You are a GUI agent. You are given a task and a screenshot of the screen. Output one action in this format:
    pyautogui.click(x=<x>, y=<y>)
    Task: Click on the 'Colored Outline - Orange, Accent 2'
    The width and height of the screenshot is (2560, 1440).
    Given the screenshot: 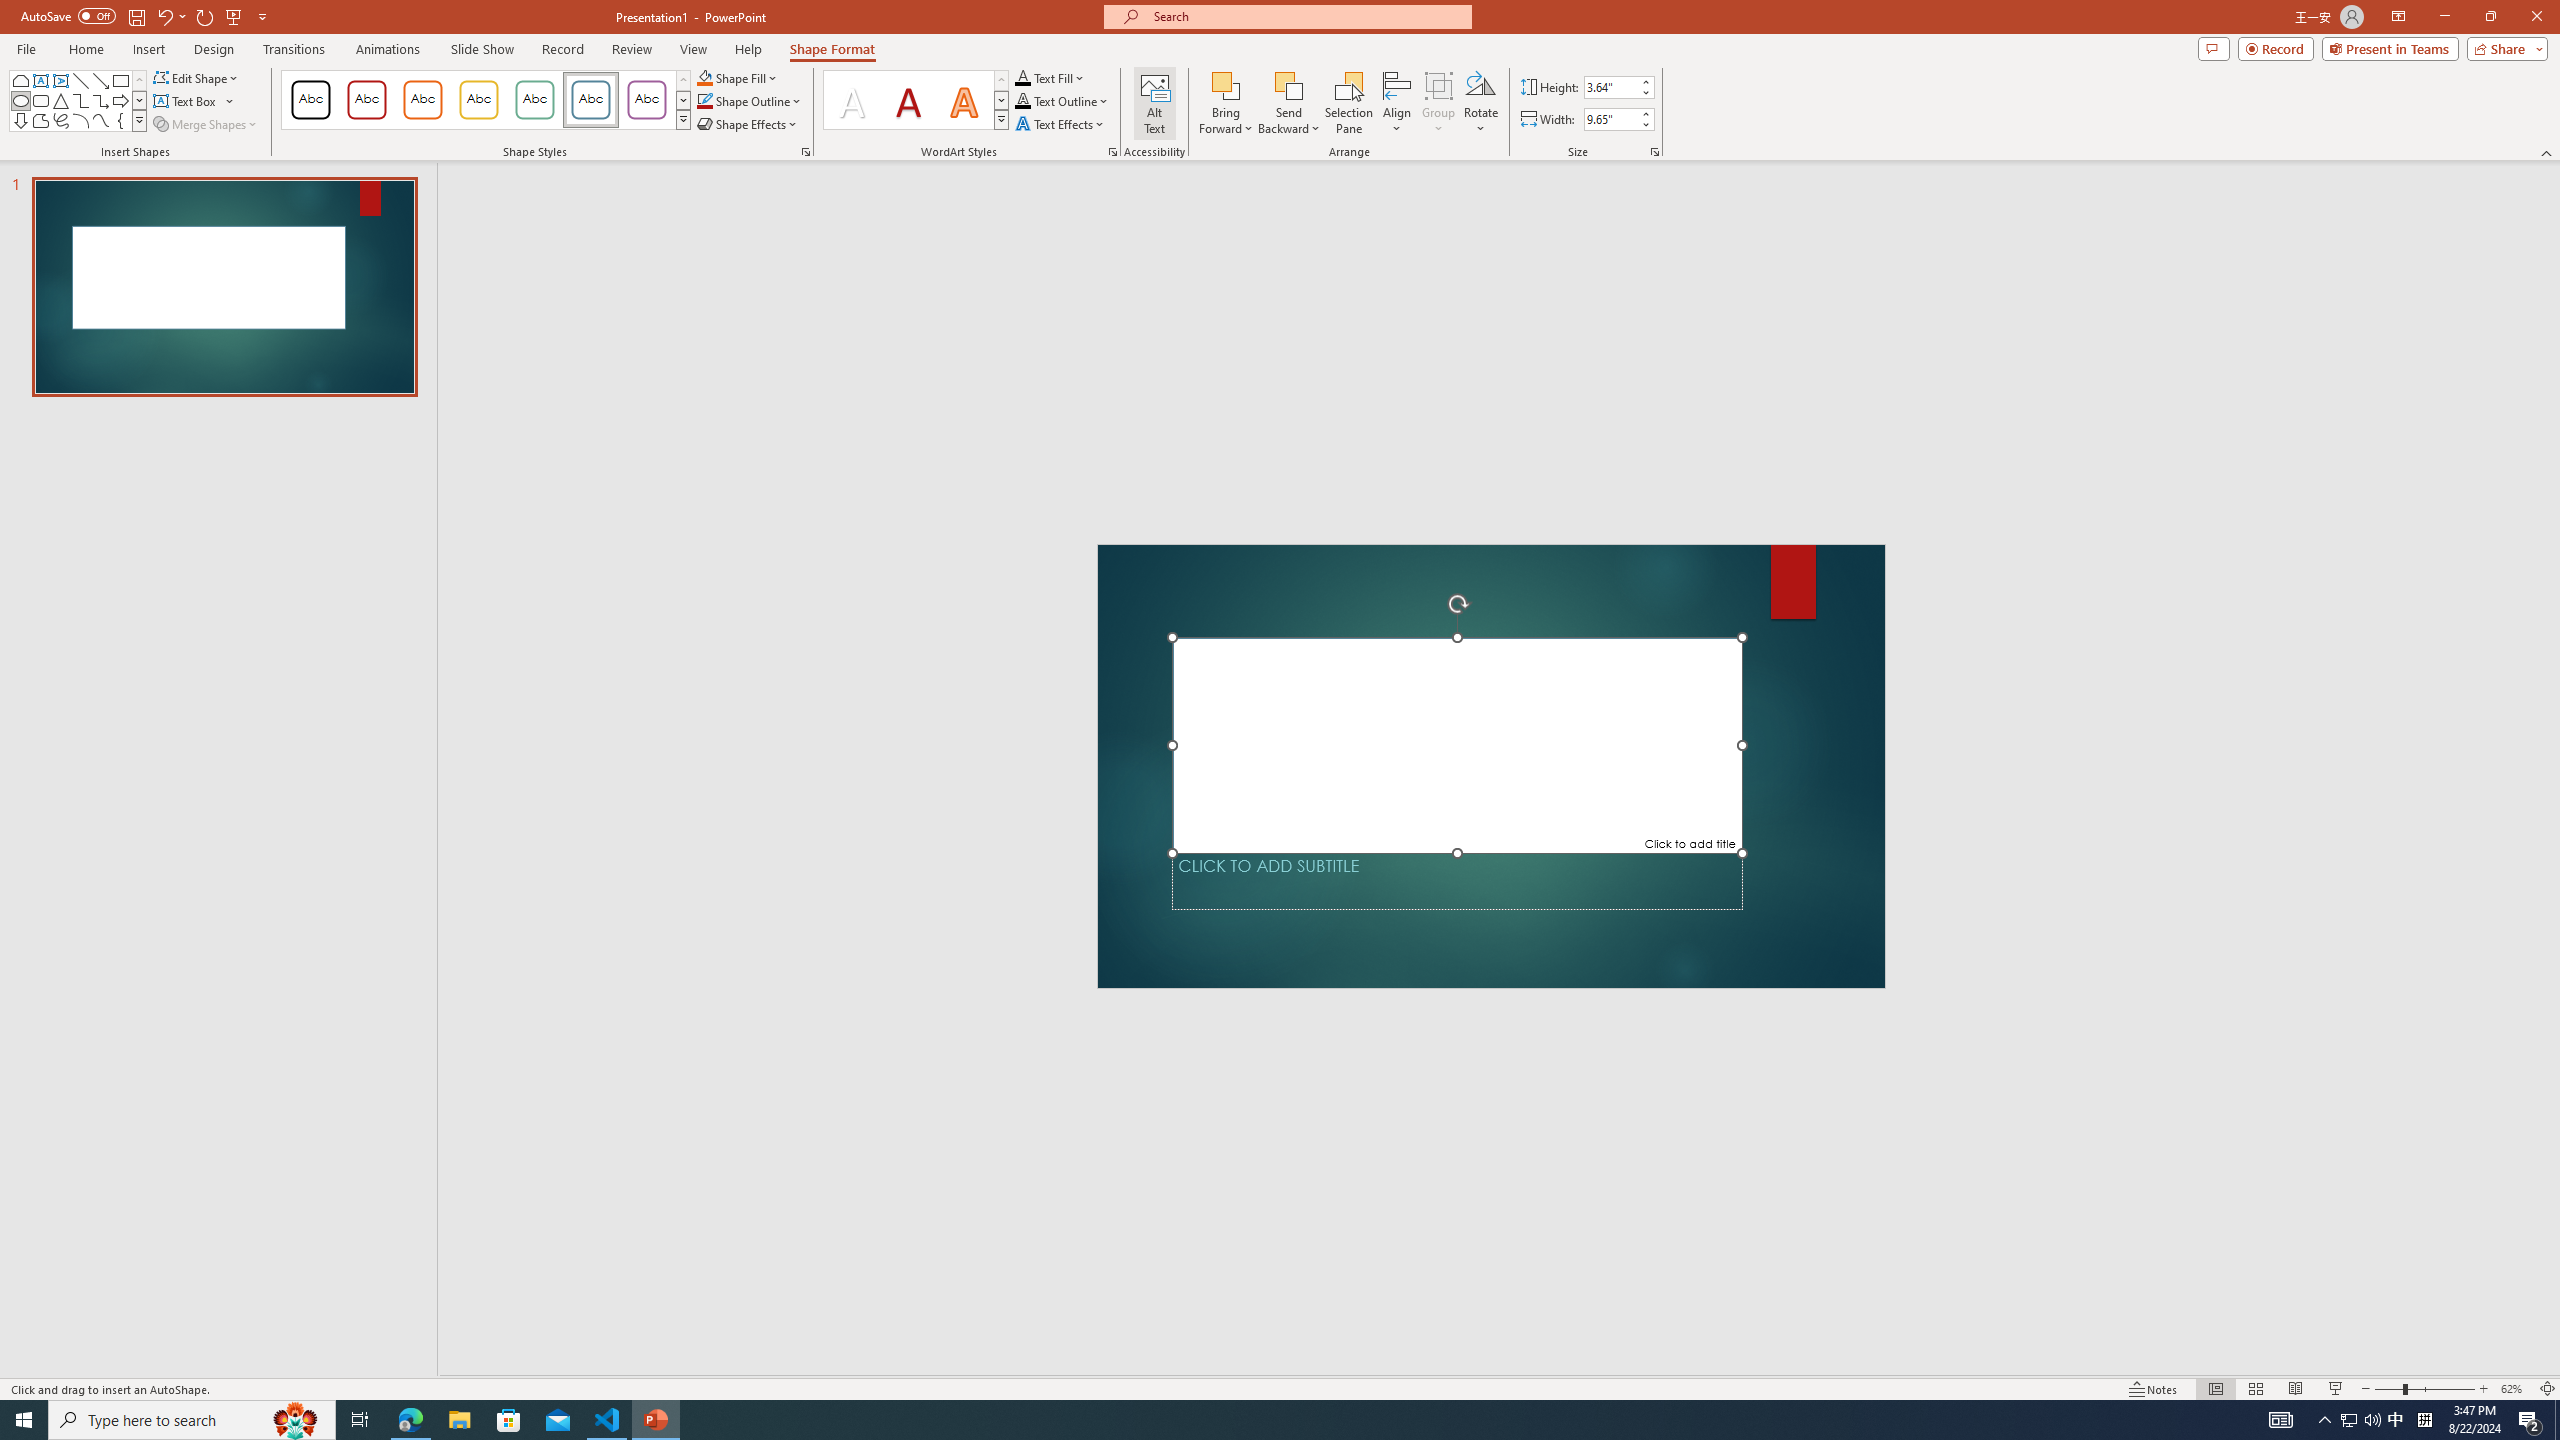 What is the action you would take?
    pyautogui.click(x=421, y=99)
    